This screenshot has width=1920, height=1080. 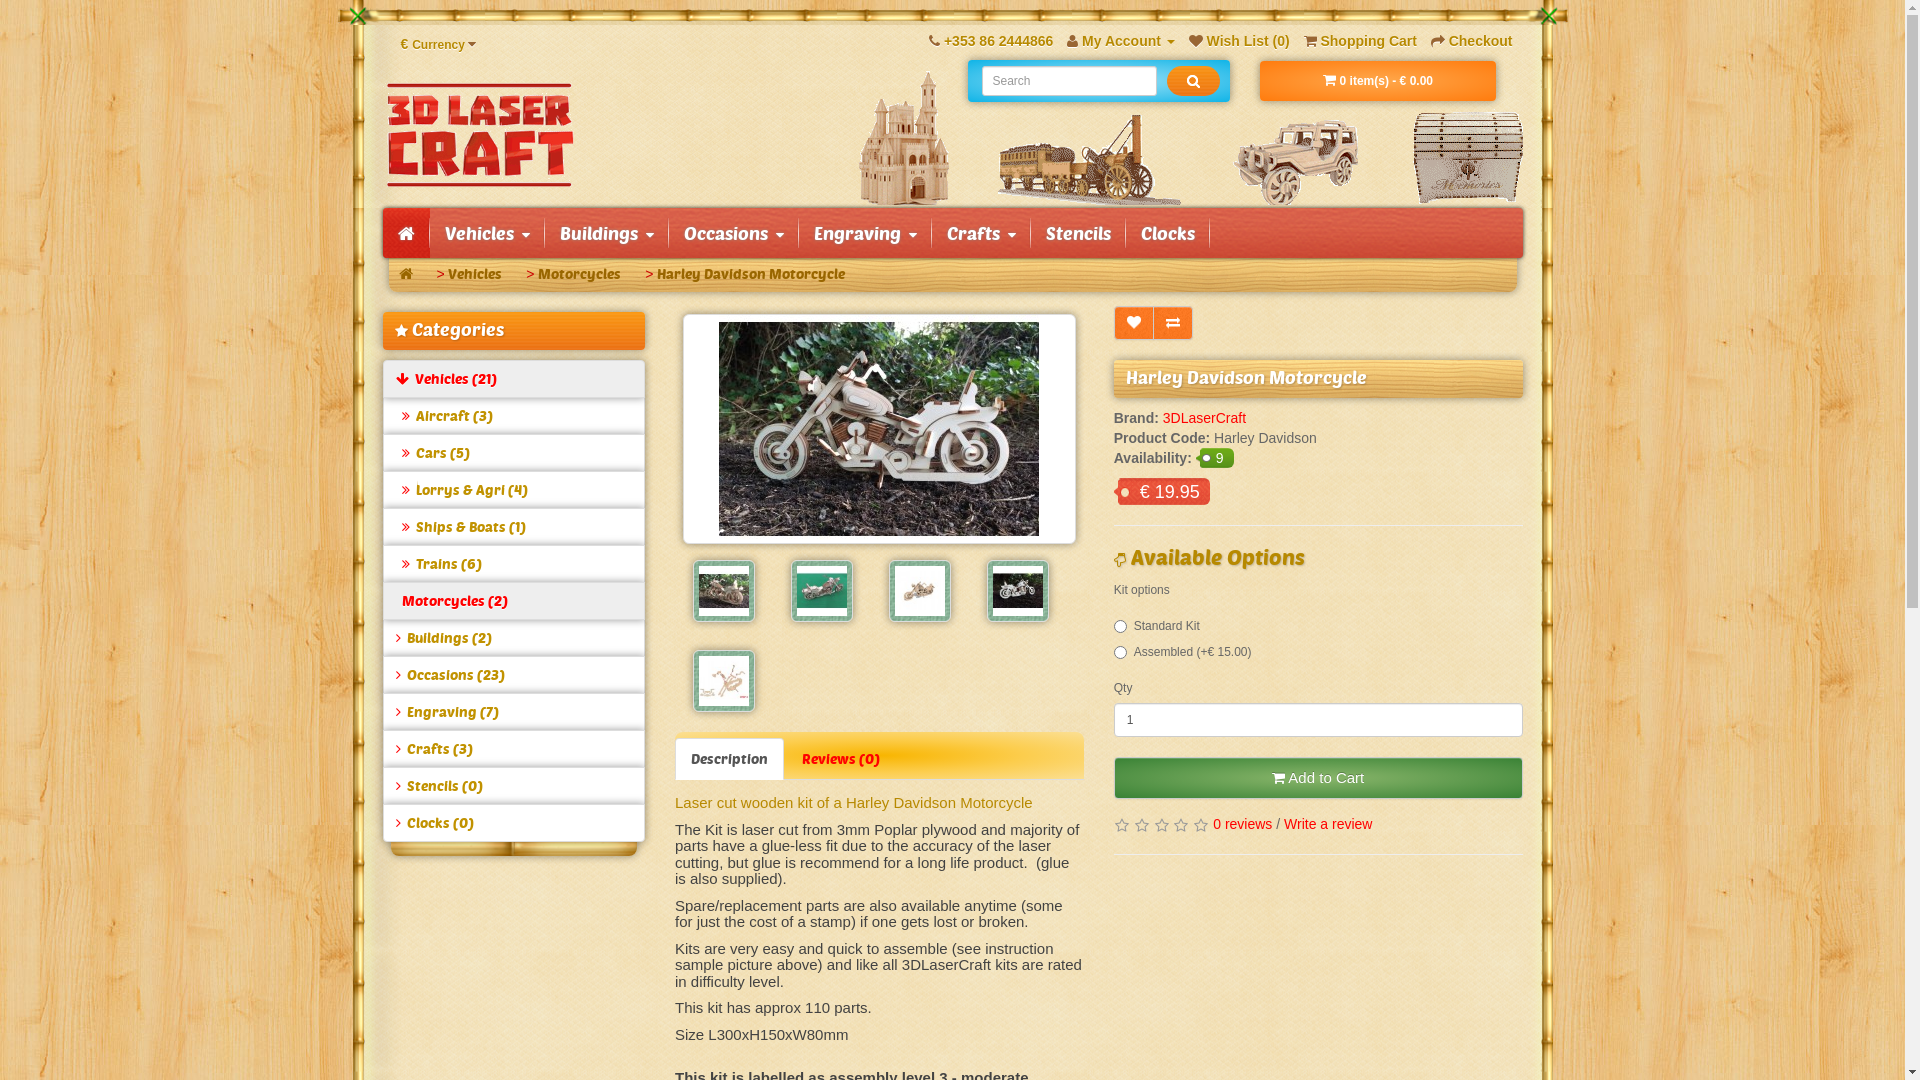 I want to click on '  Crafts (3)', so click(x=382, y=748).